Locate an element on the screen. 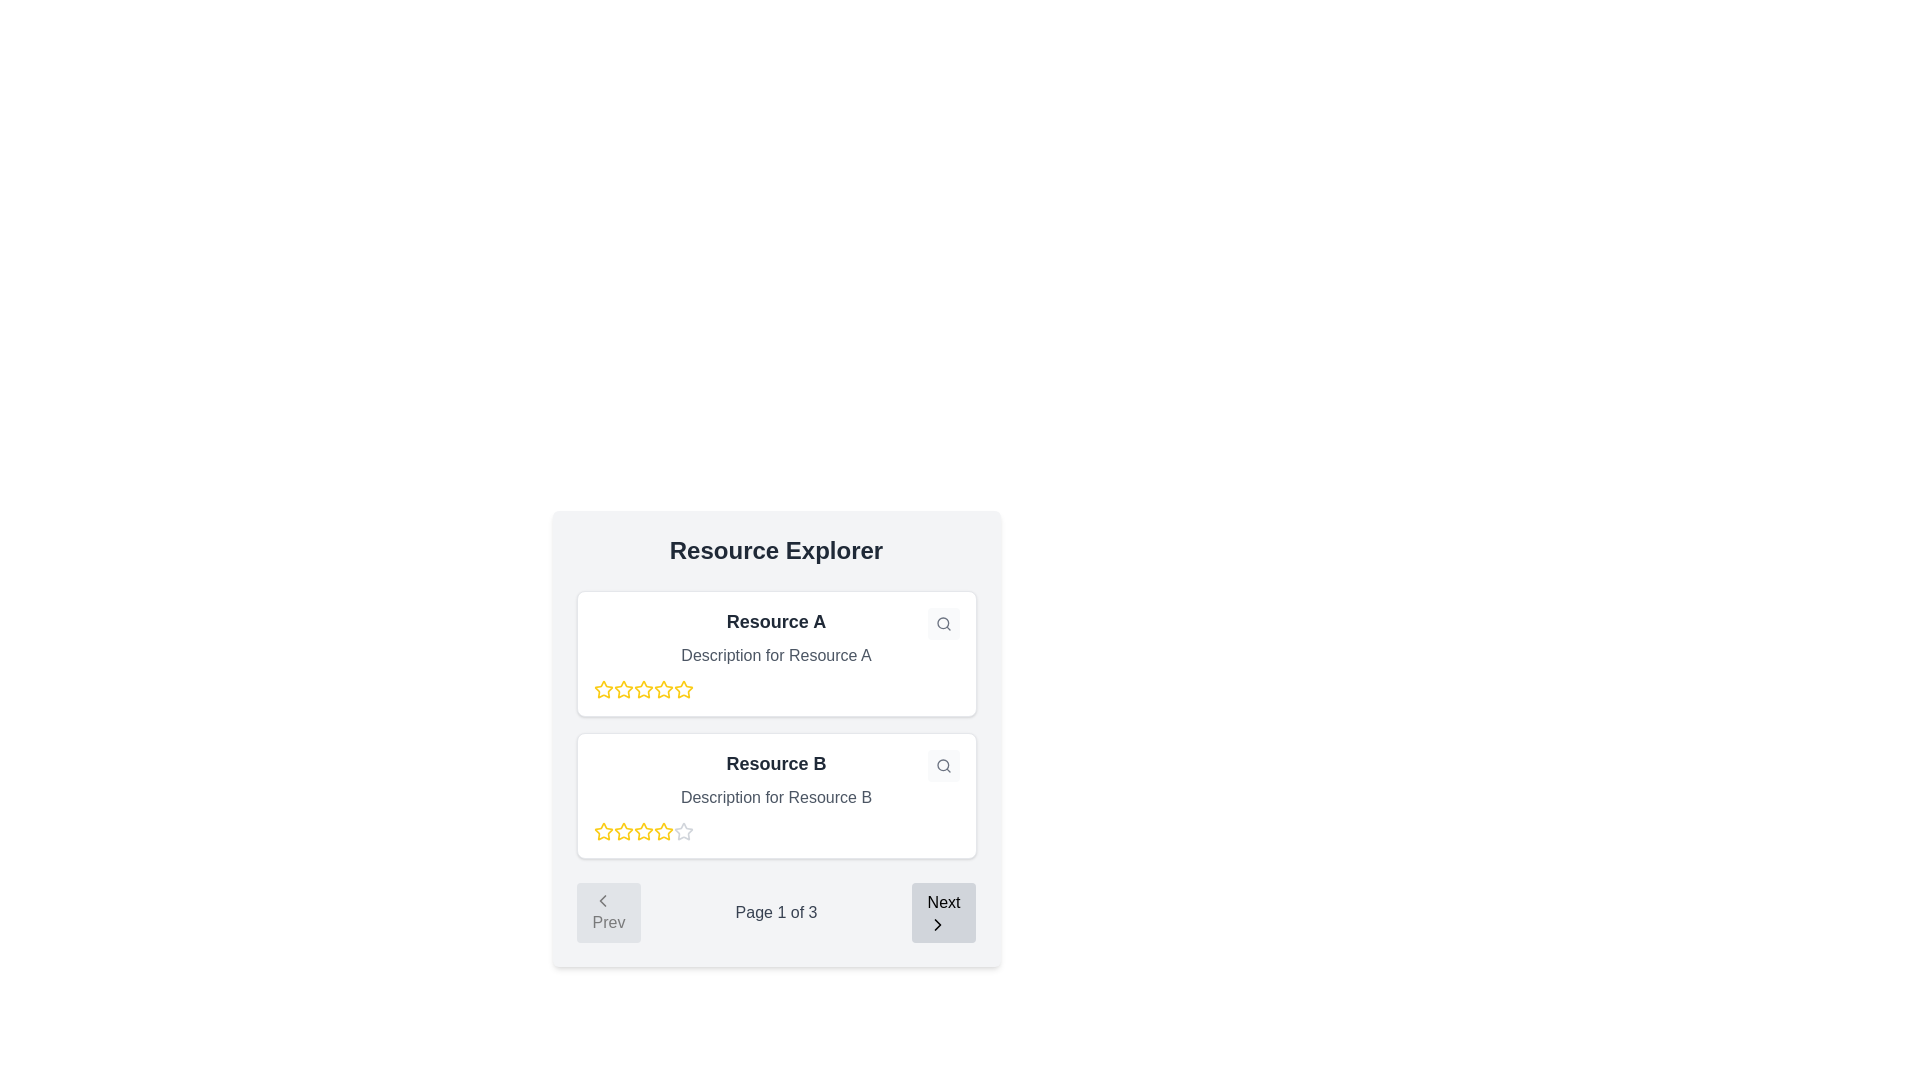 The image size is (1920, 1080). the fifth star icon in the rating row under 'Resource B' is located at coordinates (643, 832).